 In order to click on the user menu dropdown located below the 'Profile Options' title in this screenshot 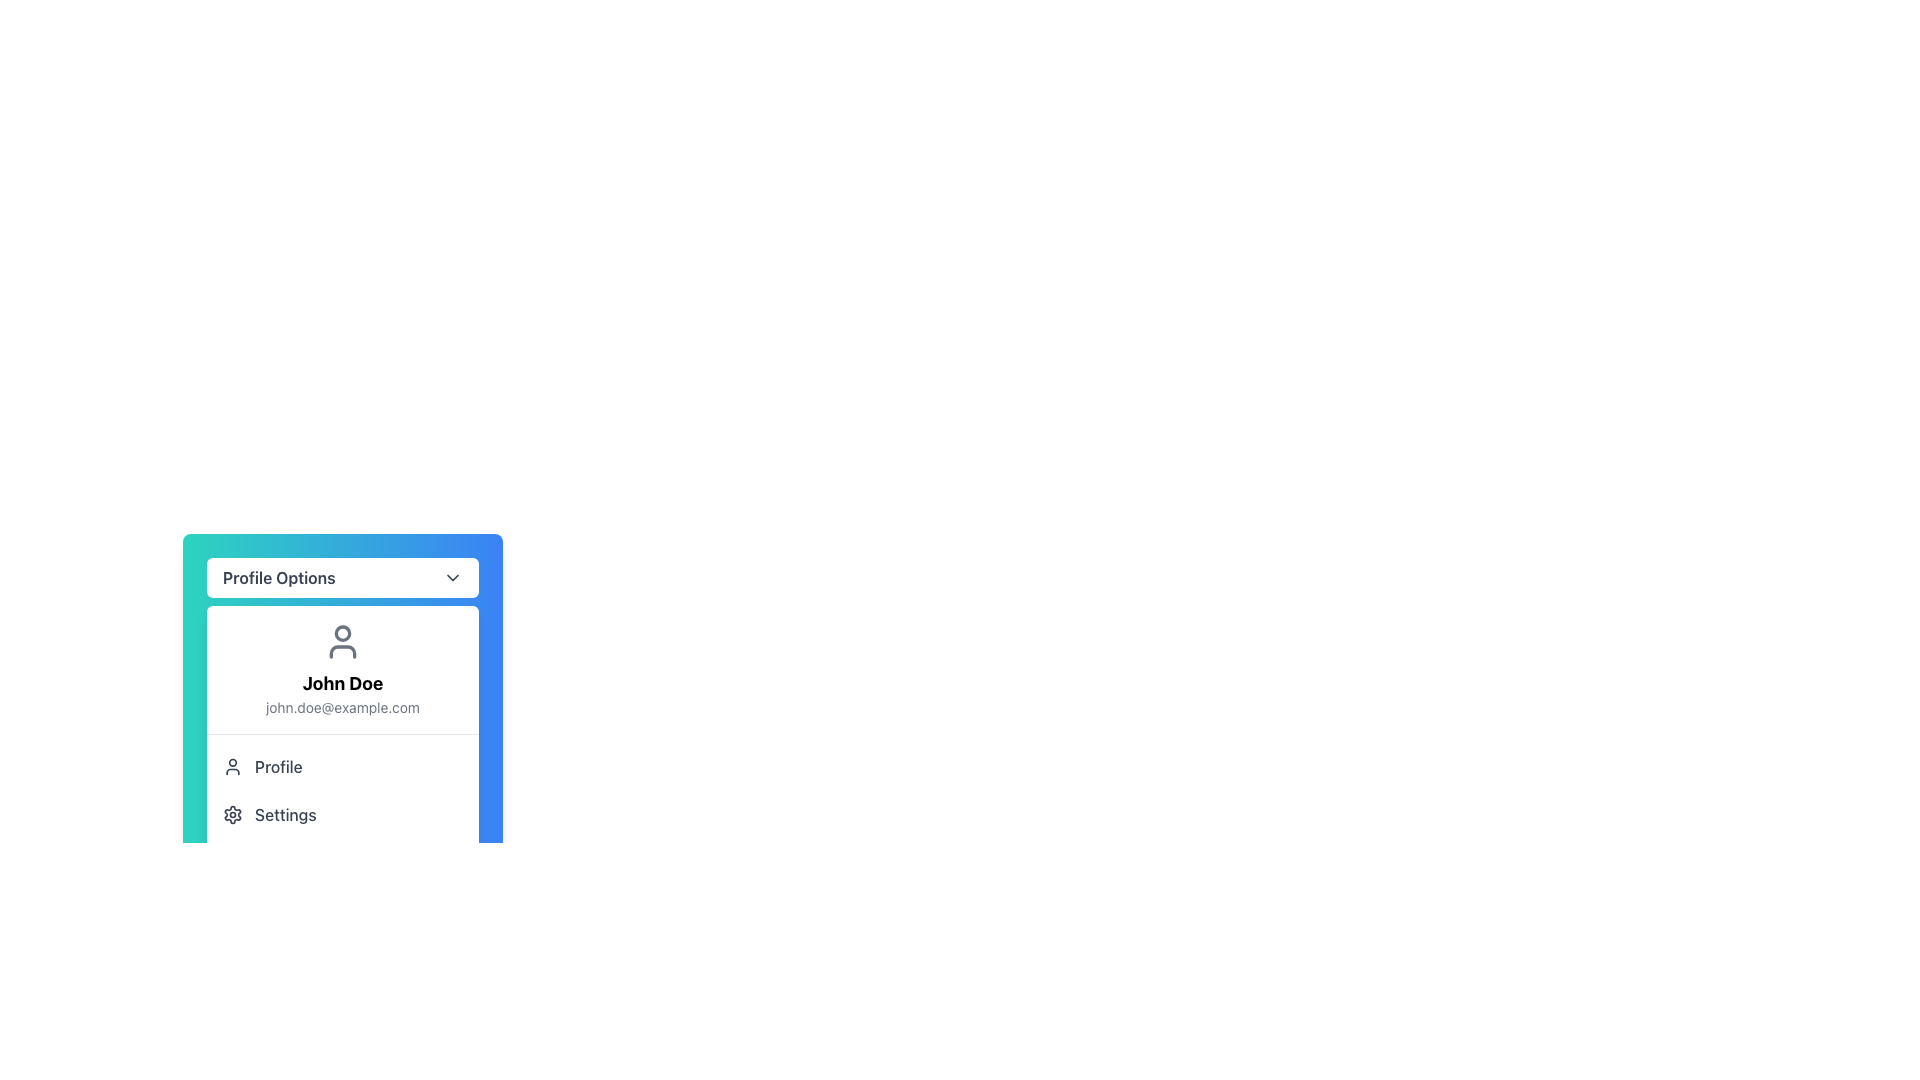, I will do `click(342, 749)`.